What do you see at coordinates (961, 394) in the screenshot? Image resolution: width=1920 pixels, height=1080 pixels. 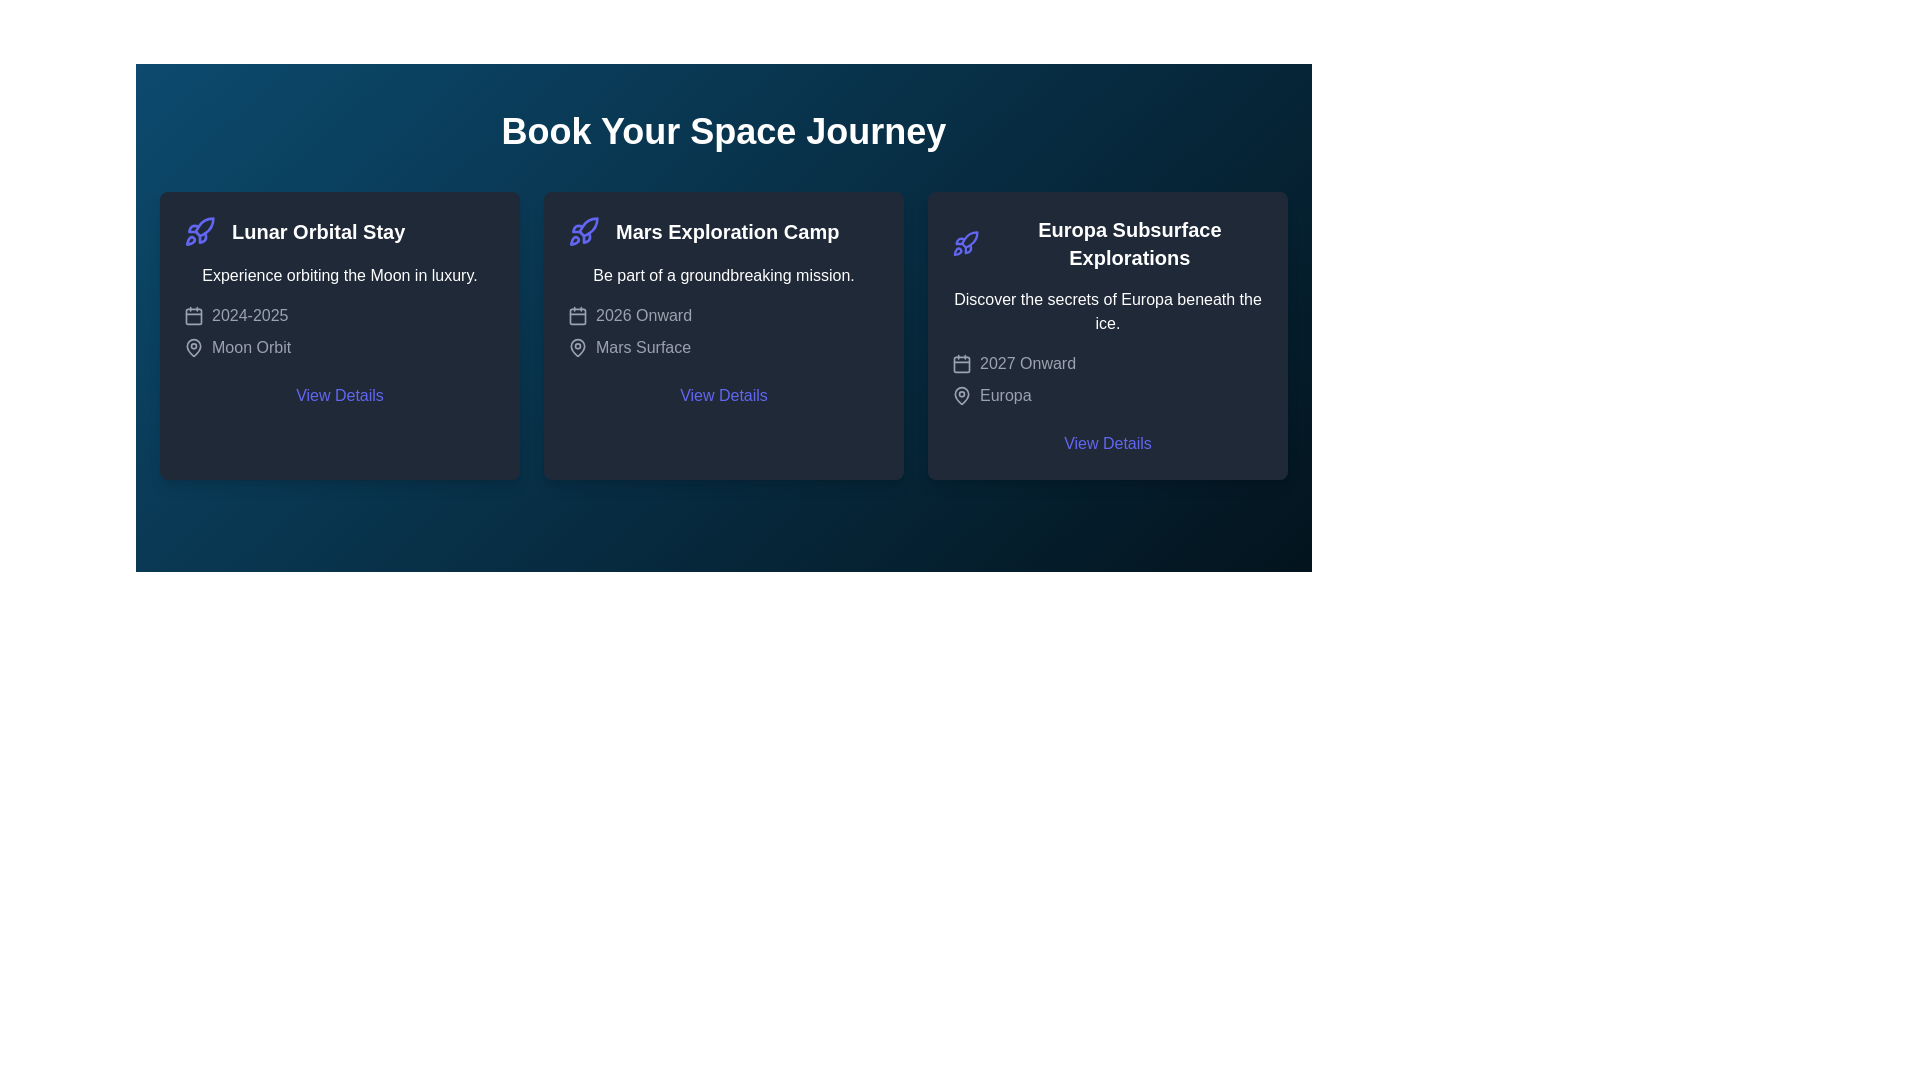 I see `the geographical location icon situated in the rightmost panel under the header 'Europa Subsurface Explorations', near the text indicating location 'Europa'` at bounding box center [961, 394].